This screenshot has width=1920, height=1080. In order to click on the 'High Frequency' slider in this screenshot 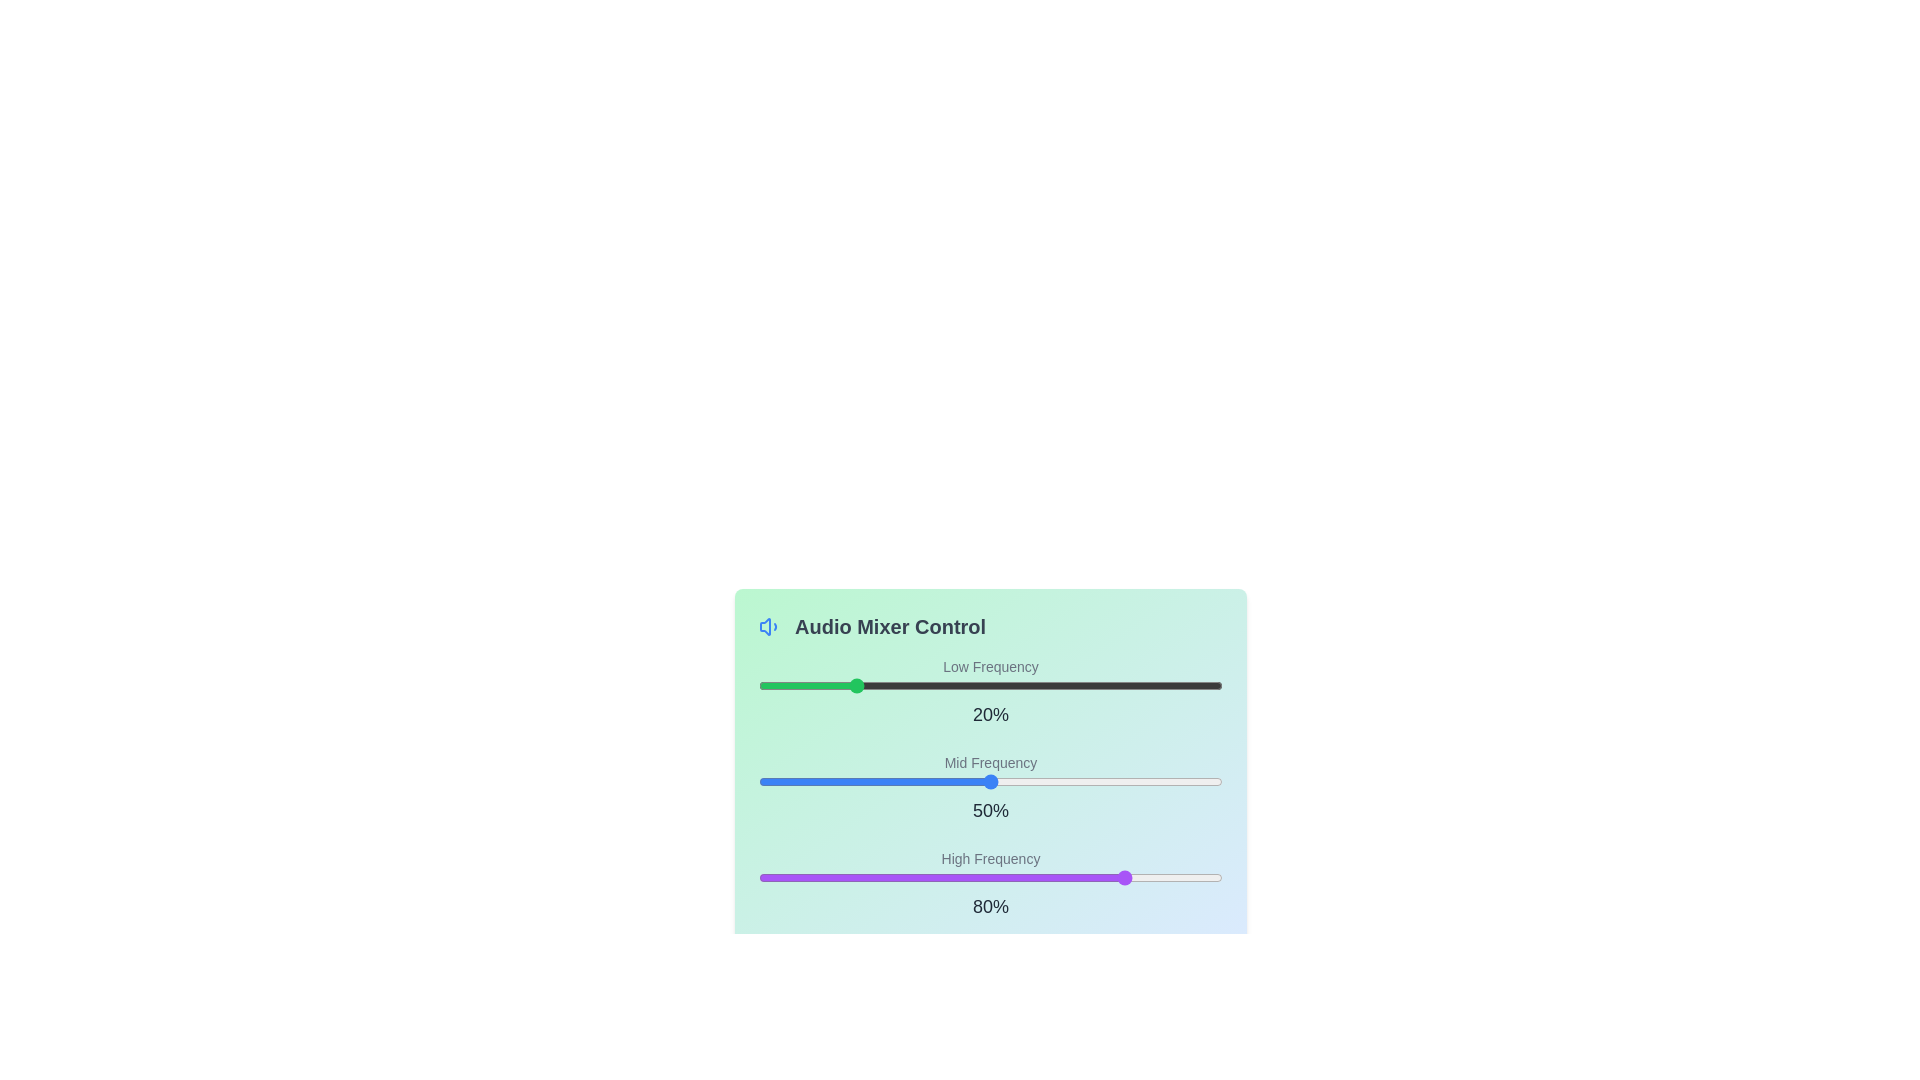, I will do `click(929, 877)`.